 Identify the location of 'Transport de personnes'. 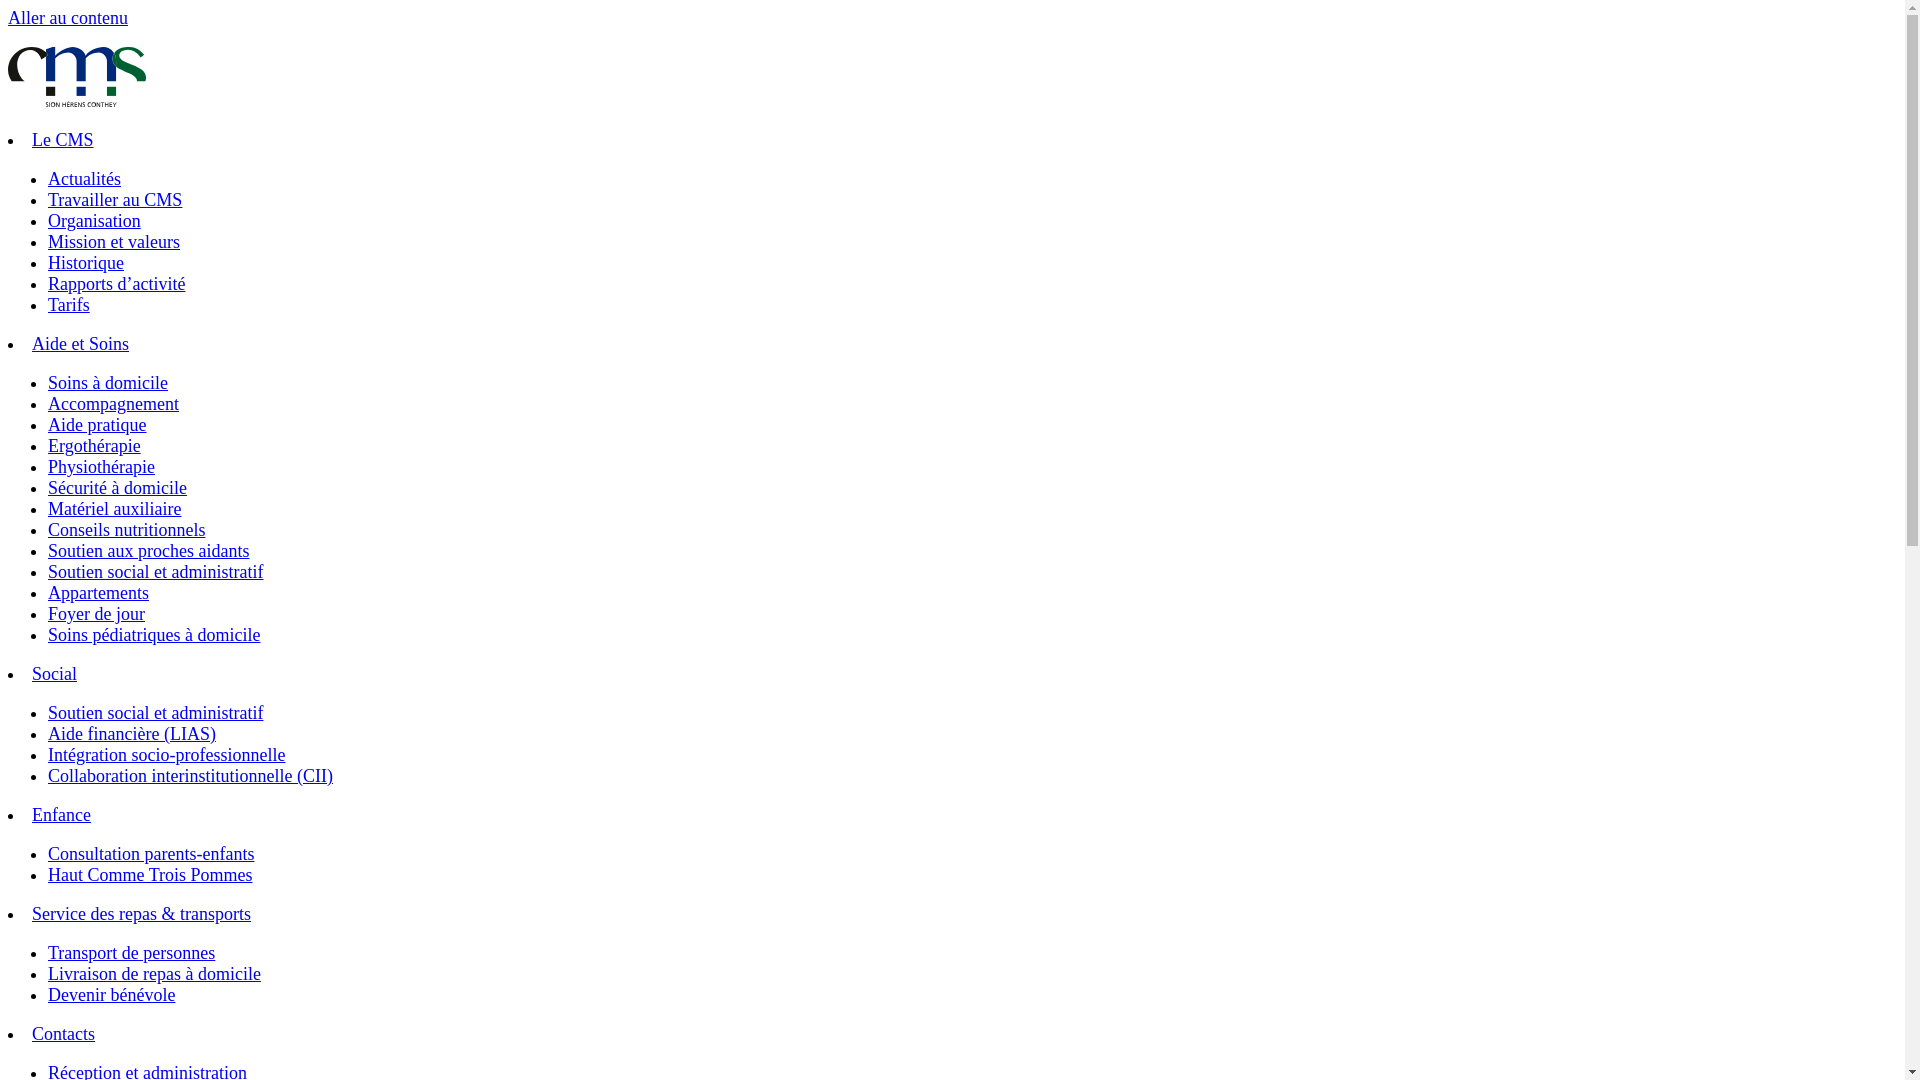
(130, 951).